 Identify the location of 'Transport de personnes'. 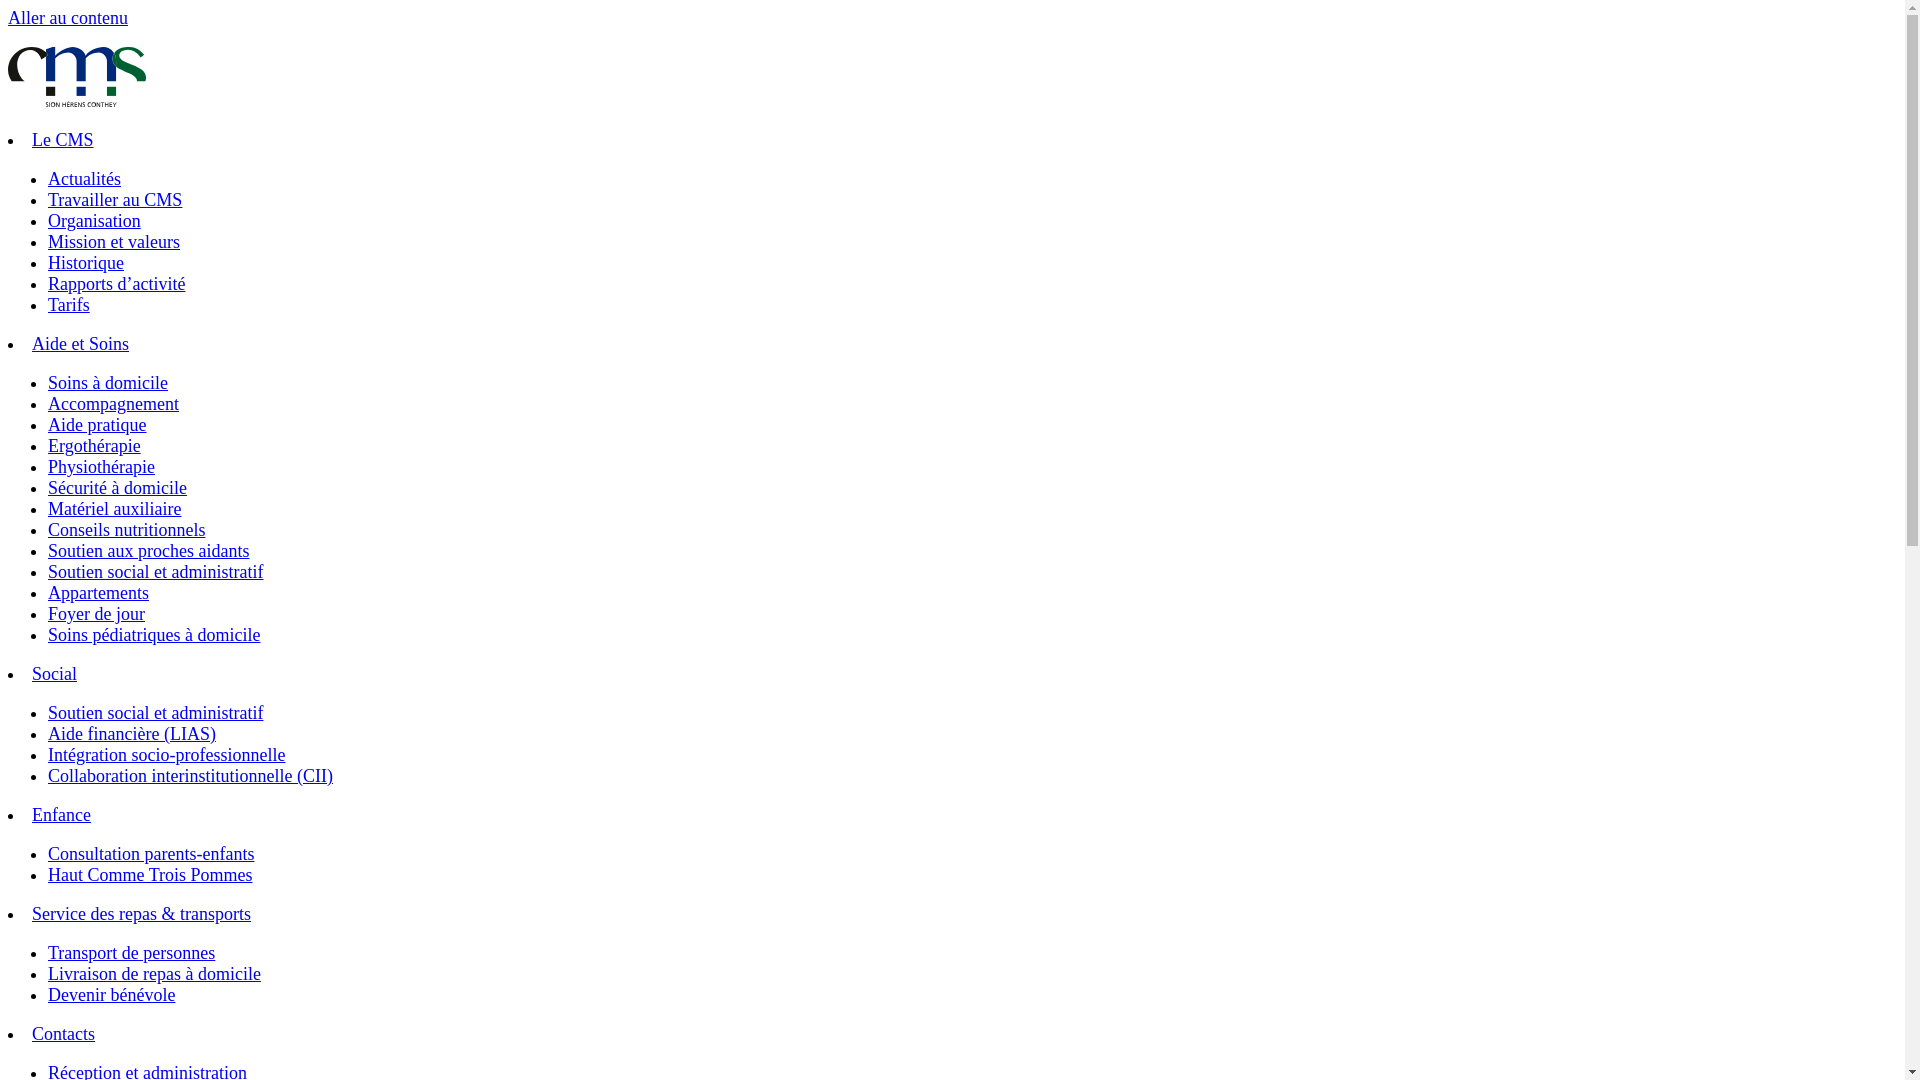
(130, 951).